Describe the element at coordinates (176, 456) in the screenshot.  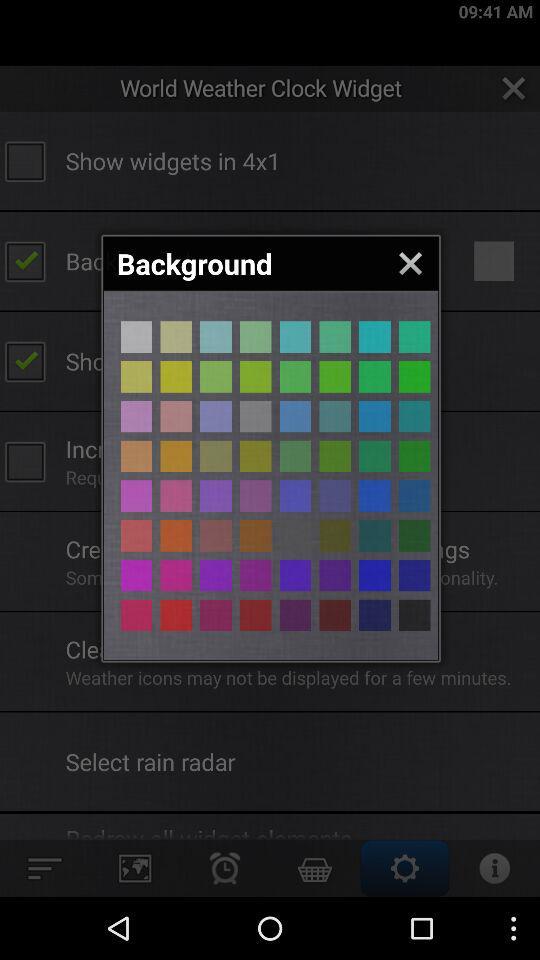
I see `back ground colors putton` at that location.